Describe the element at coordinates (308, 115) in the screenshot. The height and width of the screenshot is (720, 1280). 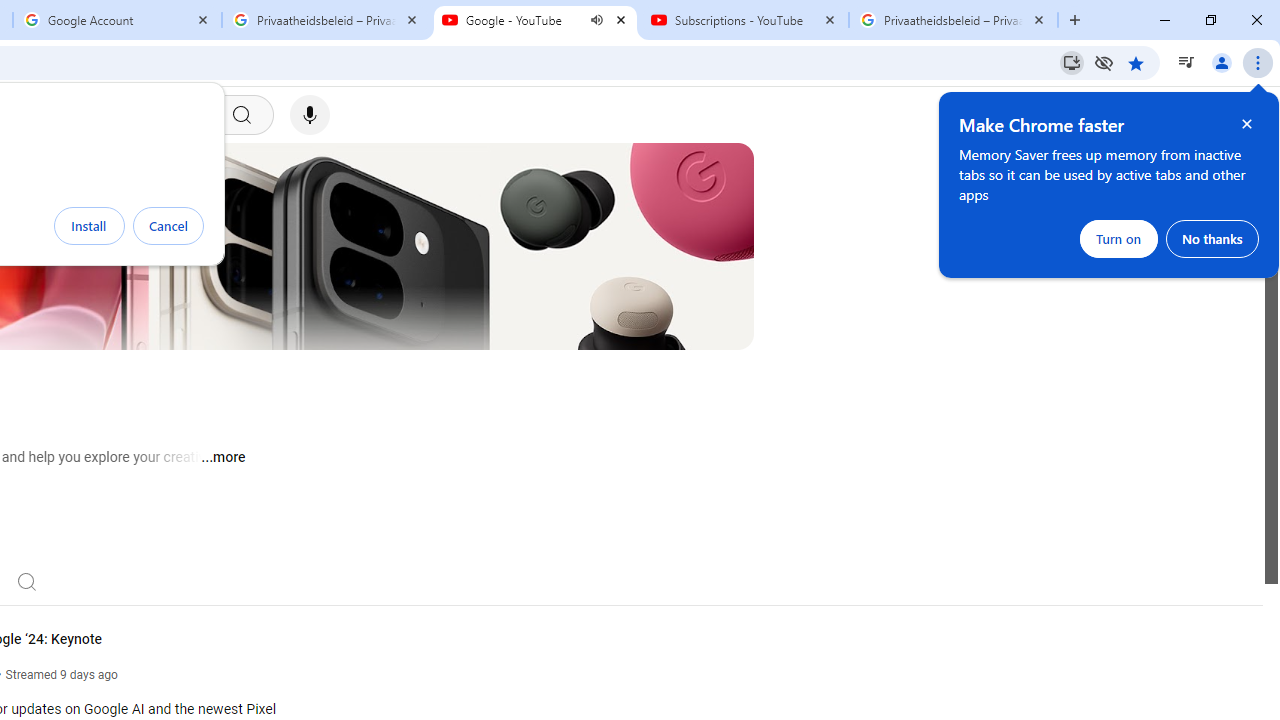
I see `'Search with your voice'` at that location.